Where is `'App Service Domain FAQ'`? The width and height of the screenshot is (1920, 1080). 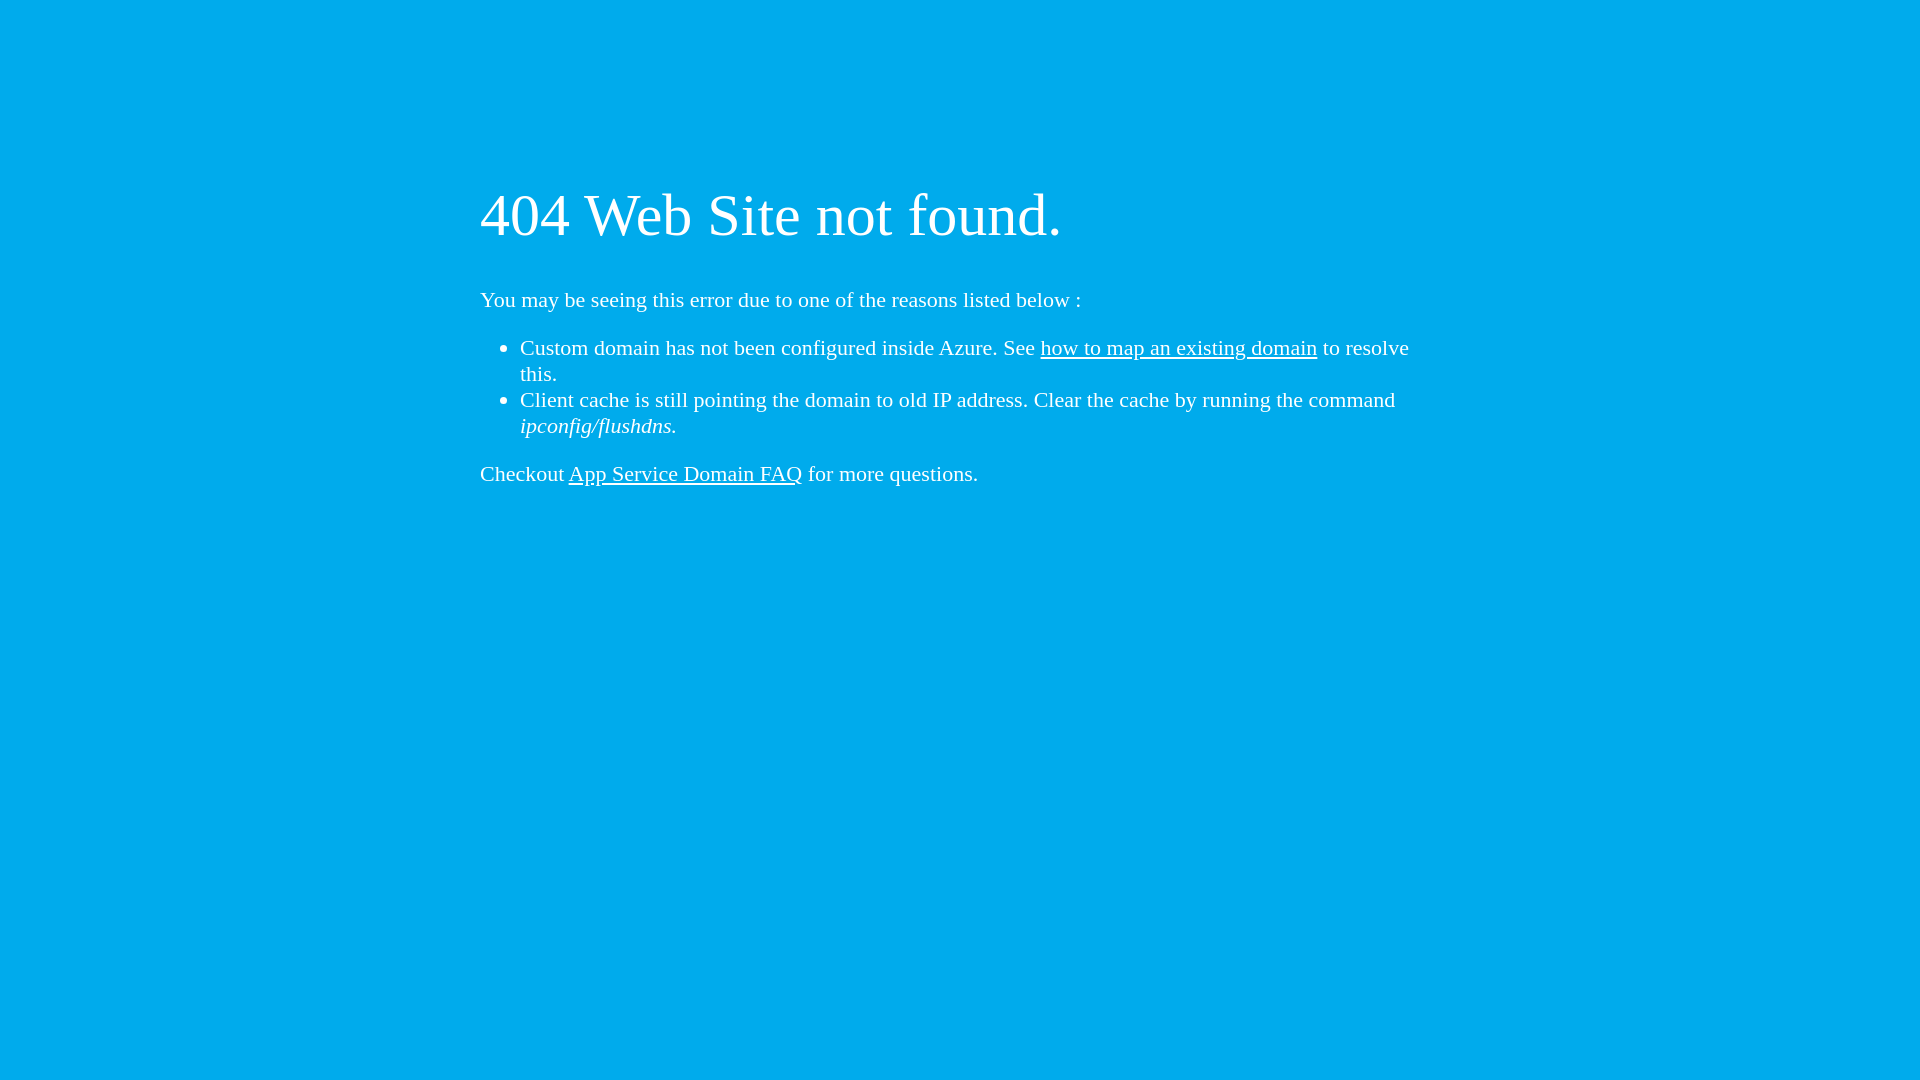 'App Service Domain FAQ' is located at coordinates (686, 473).